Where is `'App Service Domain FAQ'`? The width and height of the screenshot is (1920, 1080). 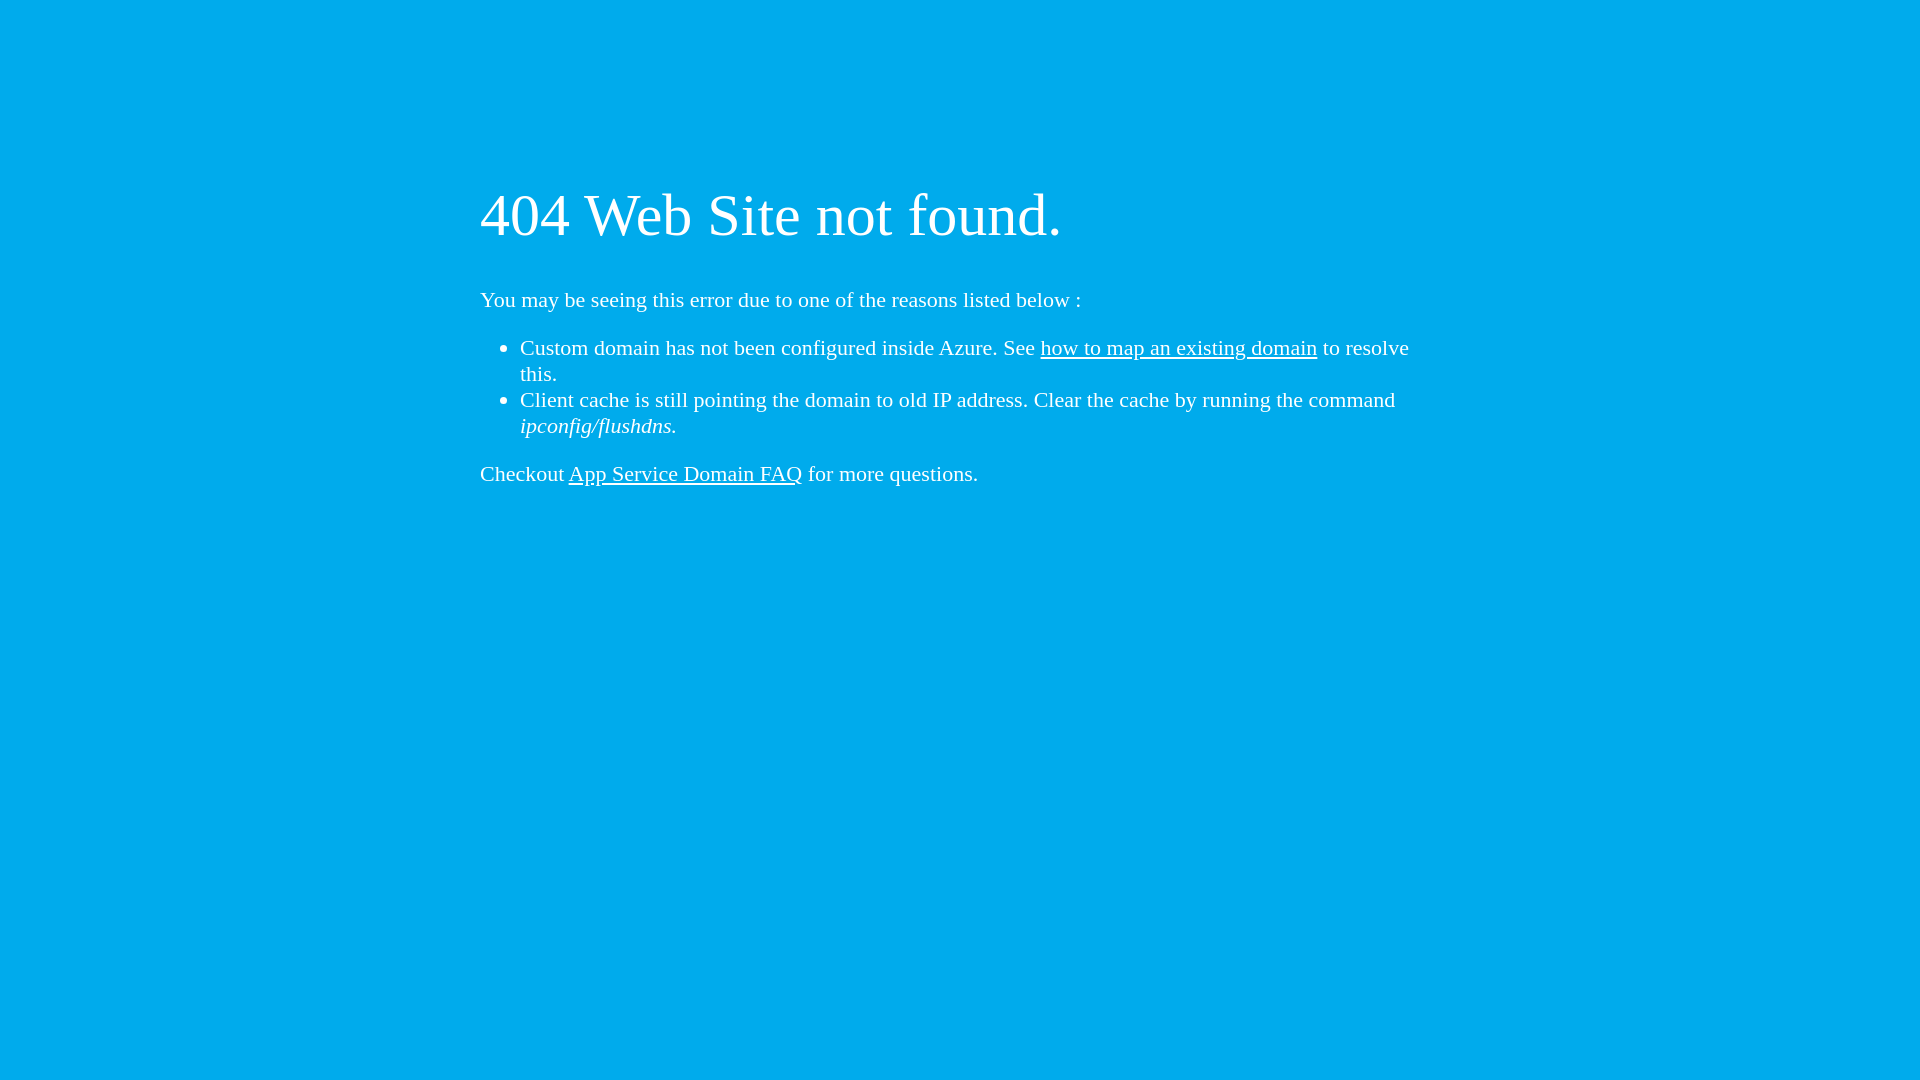 'App Service Domain FAQ' is located at coordinates (686, 473).